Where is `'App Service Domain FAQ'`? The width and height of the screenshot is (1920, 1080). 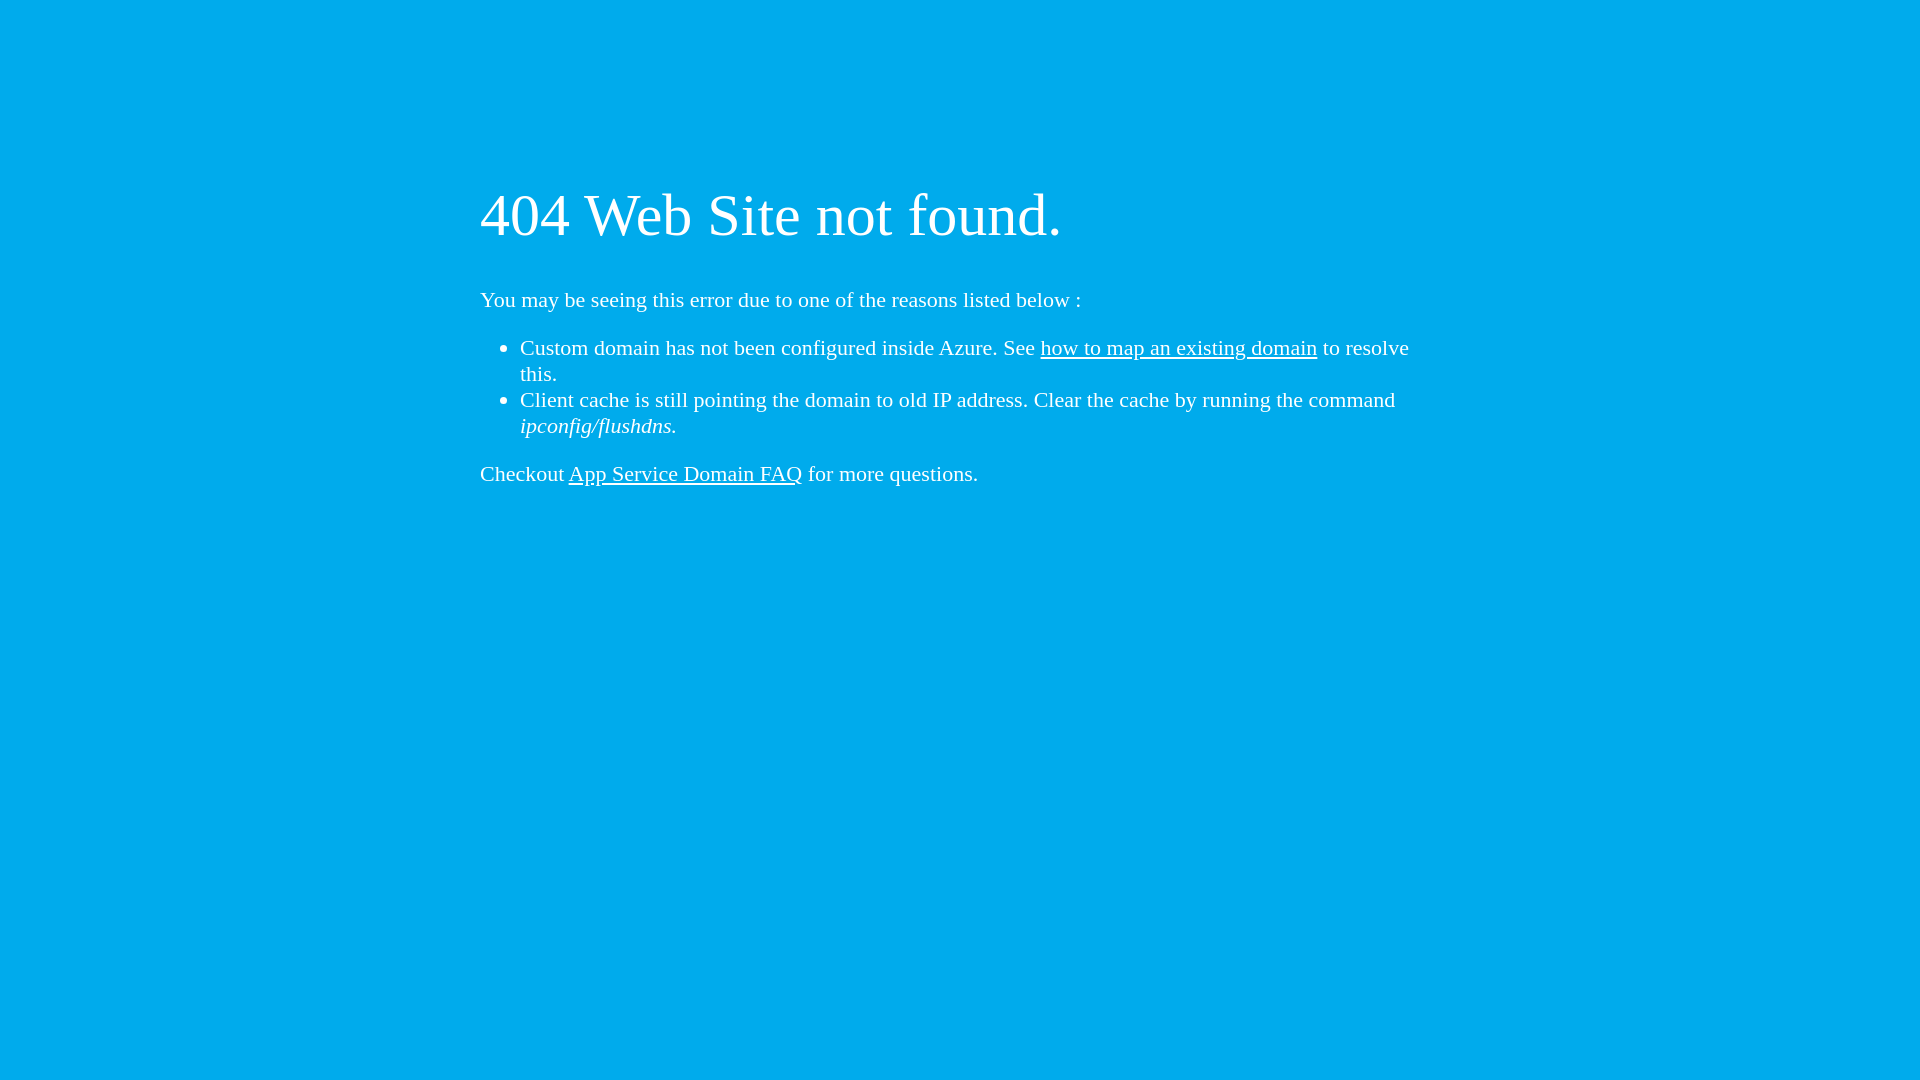 'App Service Domain FAQ' is located at coordinates (686, 473).